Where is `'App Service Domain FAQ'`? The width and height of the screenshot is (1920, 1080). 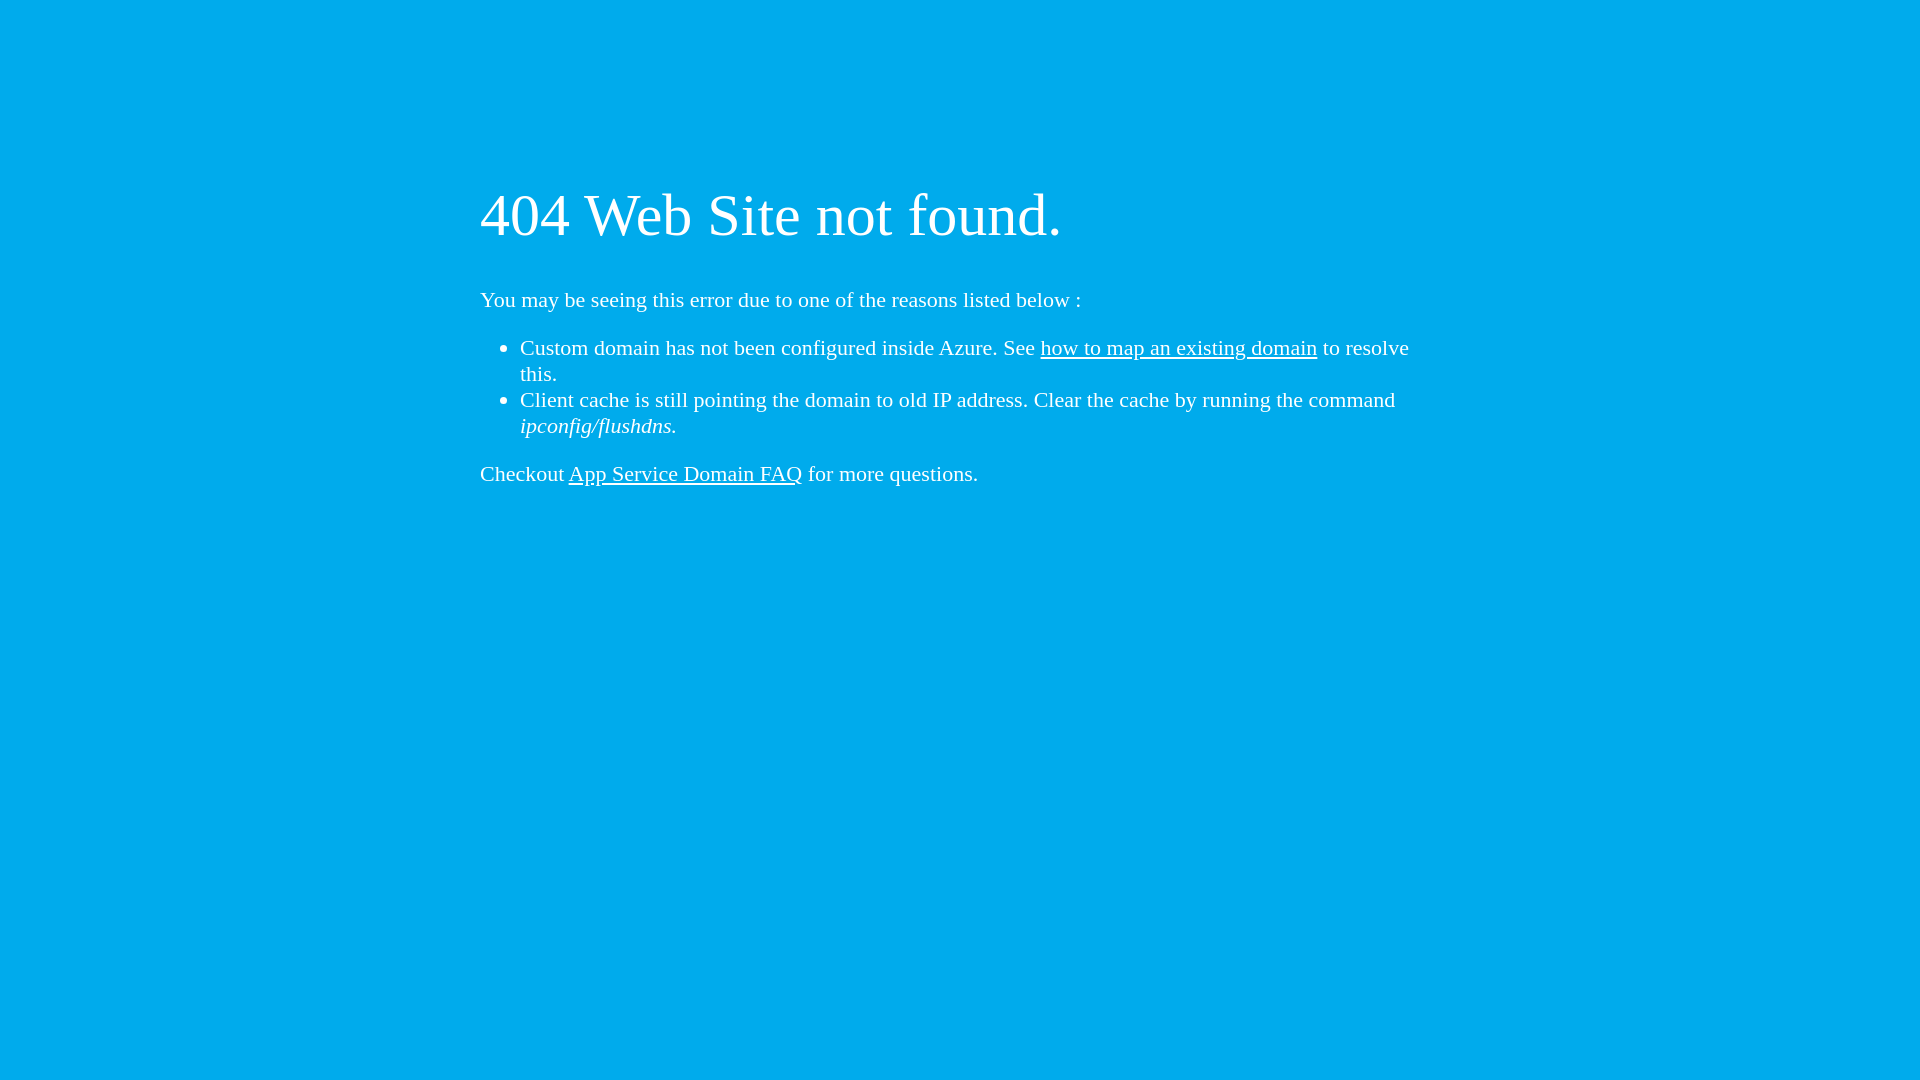 'App Service Domain FAQ' is located at coordinates (686, 473).